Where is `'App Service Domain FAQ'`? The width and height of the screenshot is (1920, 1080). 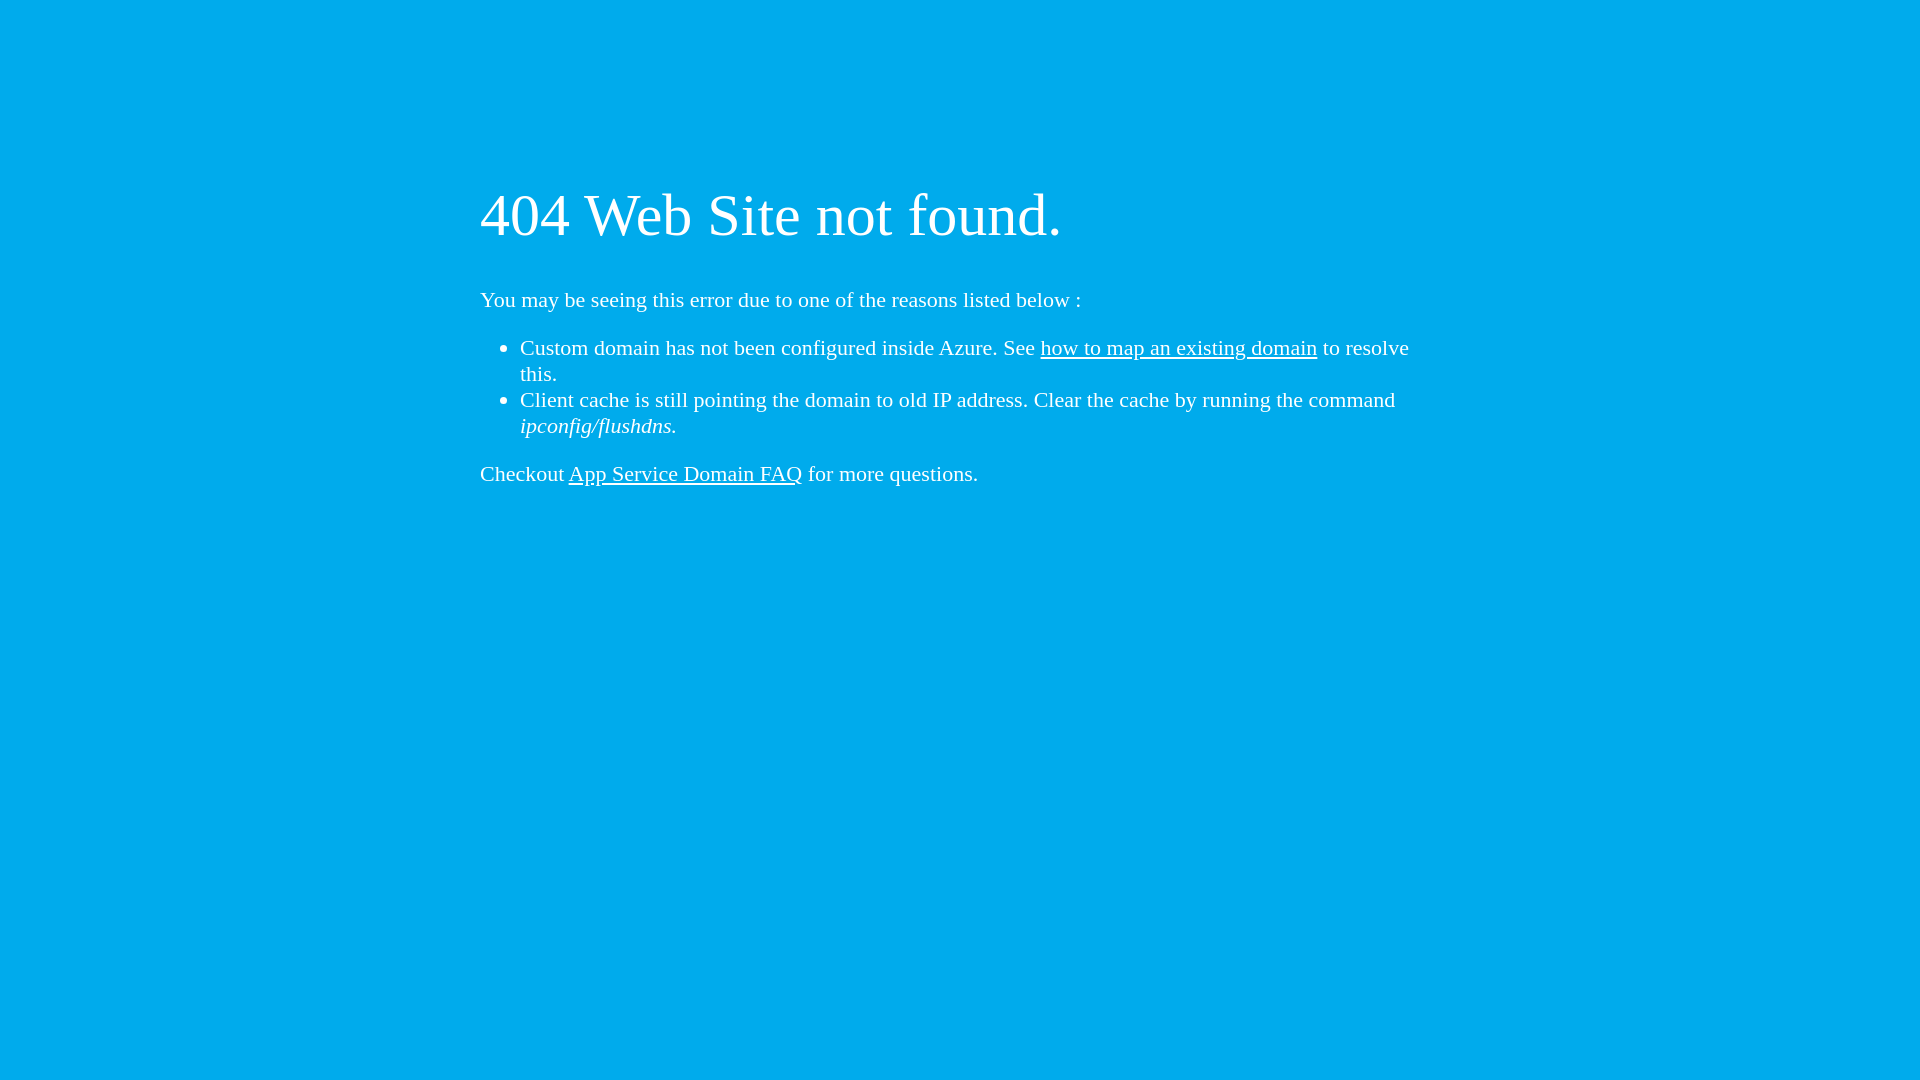 'App Service Domain FAQ' is located at coordinates (686, 473).